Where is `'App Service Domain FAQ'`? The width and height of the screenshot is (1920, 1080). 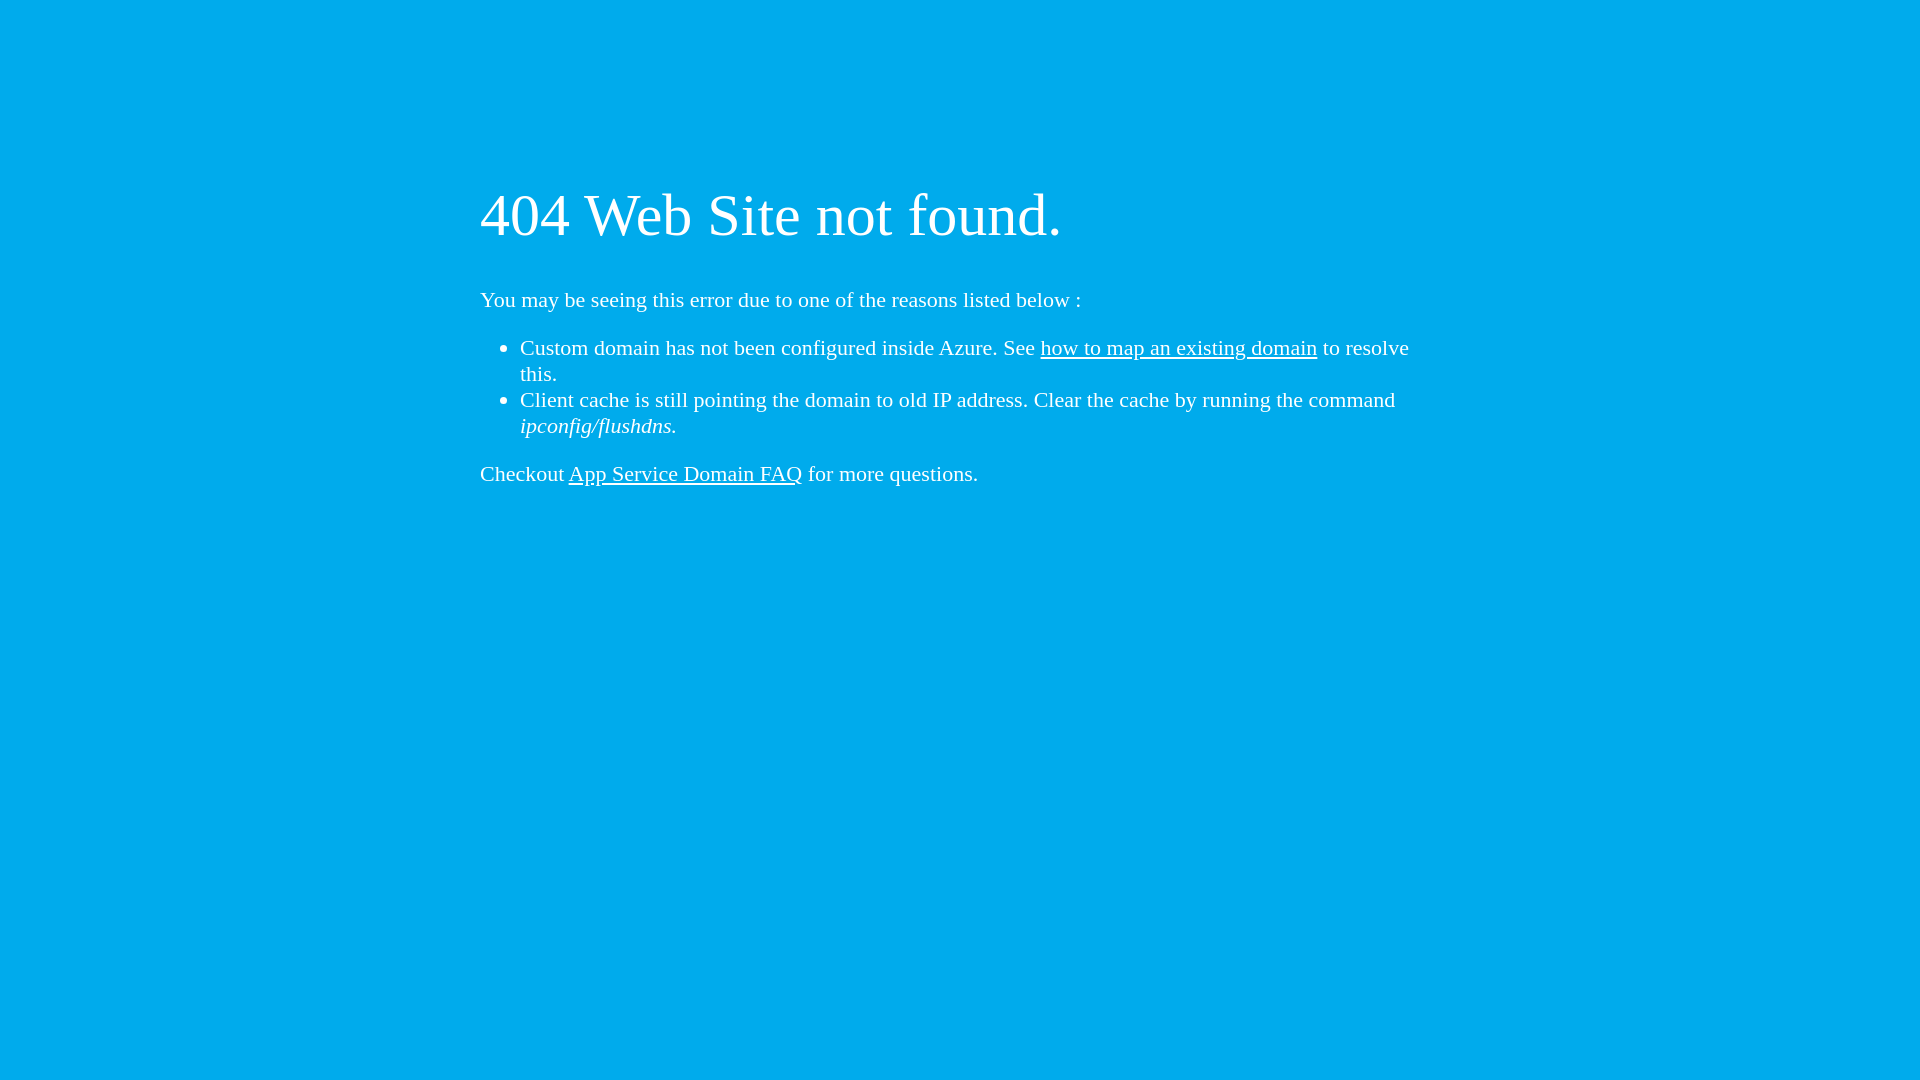 'App Service Domain FAQ' is located at coordinates (686, 473).